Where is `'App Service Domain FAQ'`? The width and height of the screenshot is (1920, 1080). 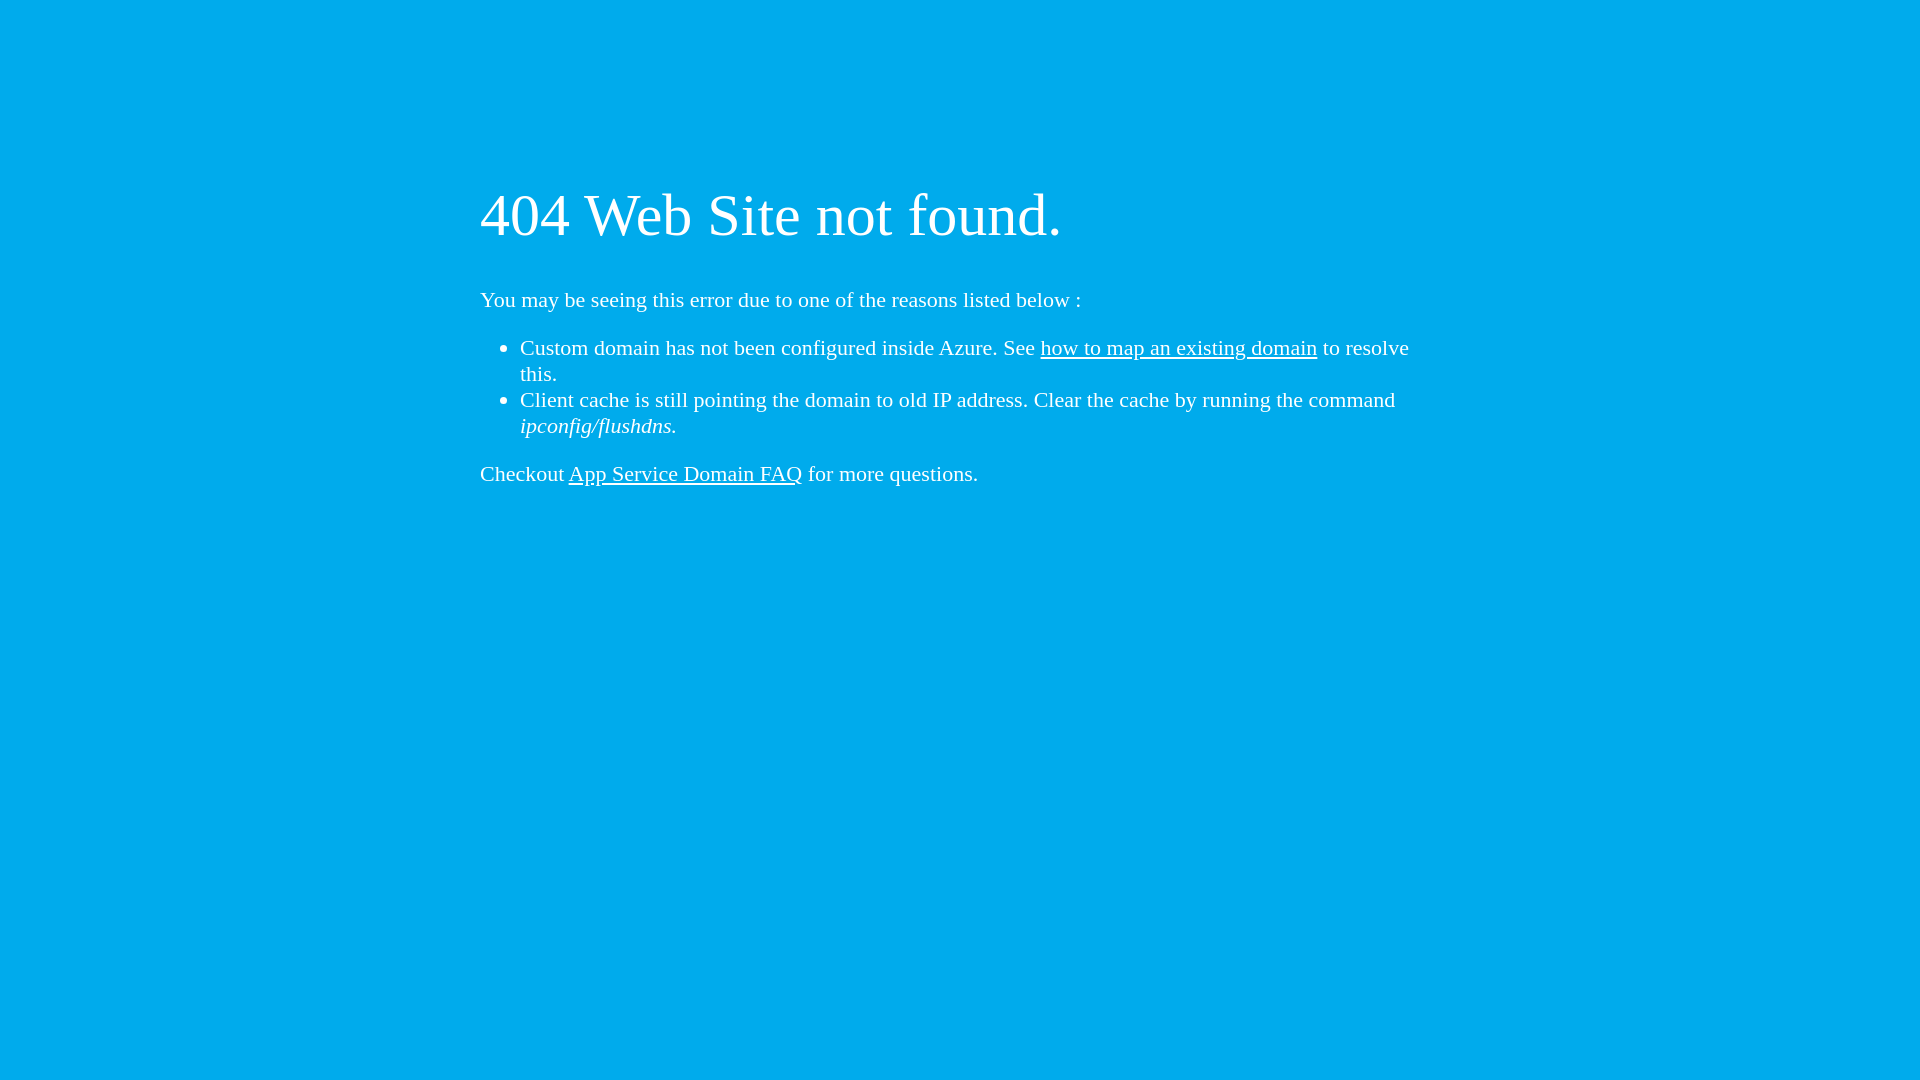 'App Service Domain FAQ' is located at coordinates (686, 473).